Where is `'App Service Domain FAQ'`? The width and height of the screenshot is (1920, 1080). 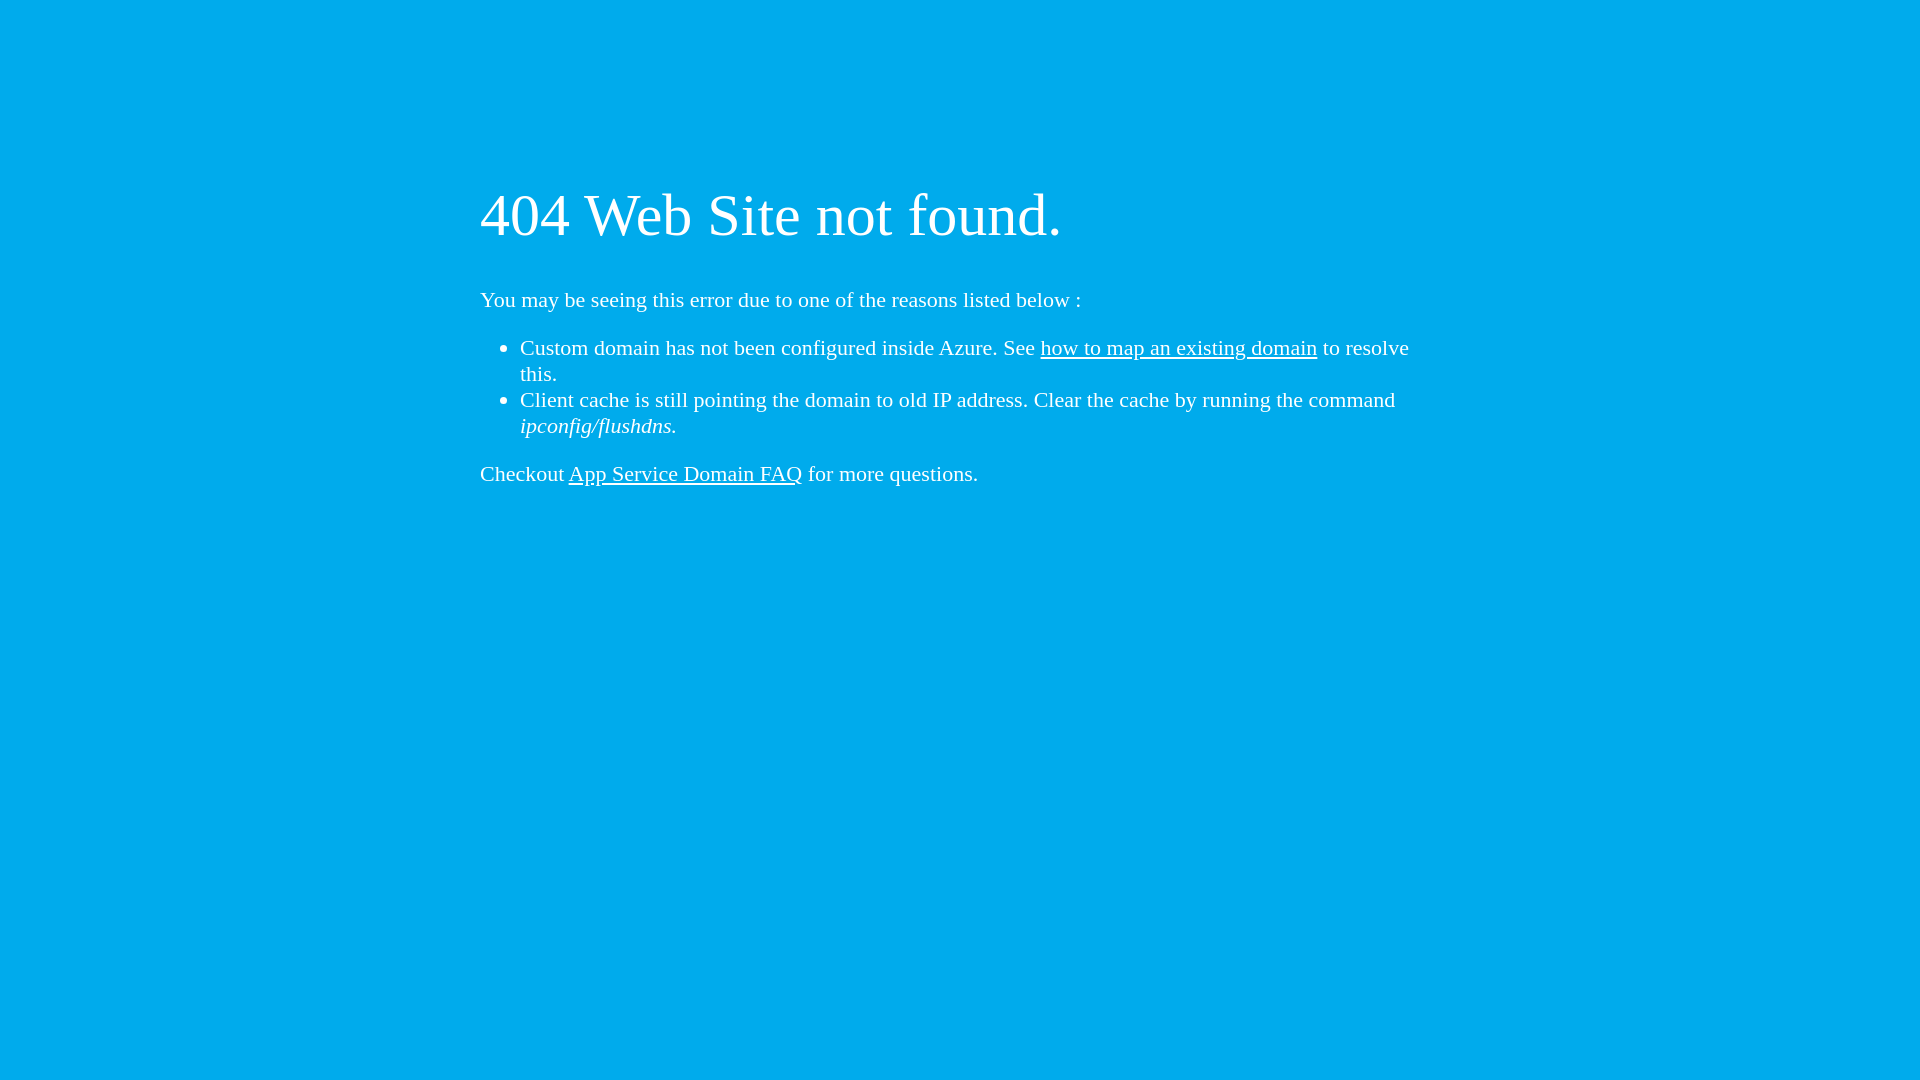 'App Service Domain FAQ' is located at coordinates (686, 473).